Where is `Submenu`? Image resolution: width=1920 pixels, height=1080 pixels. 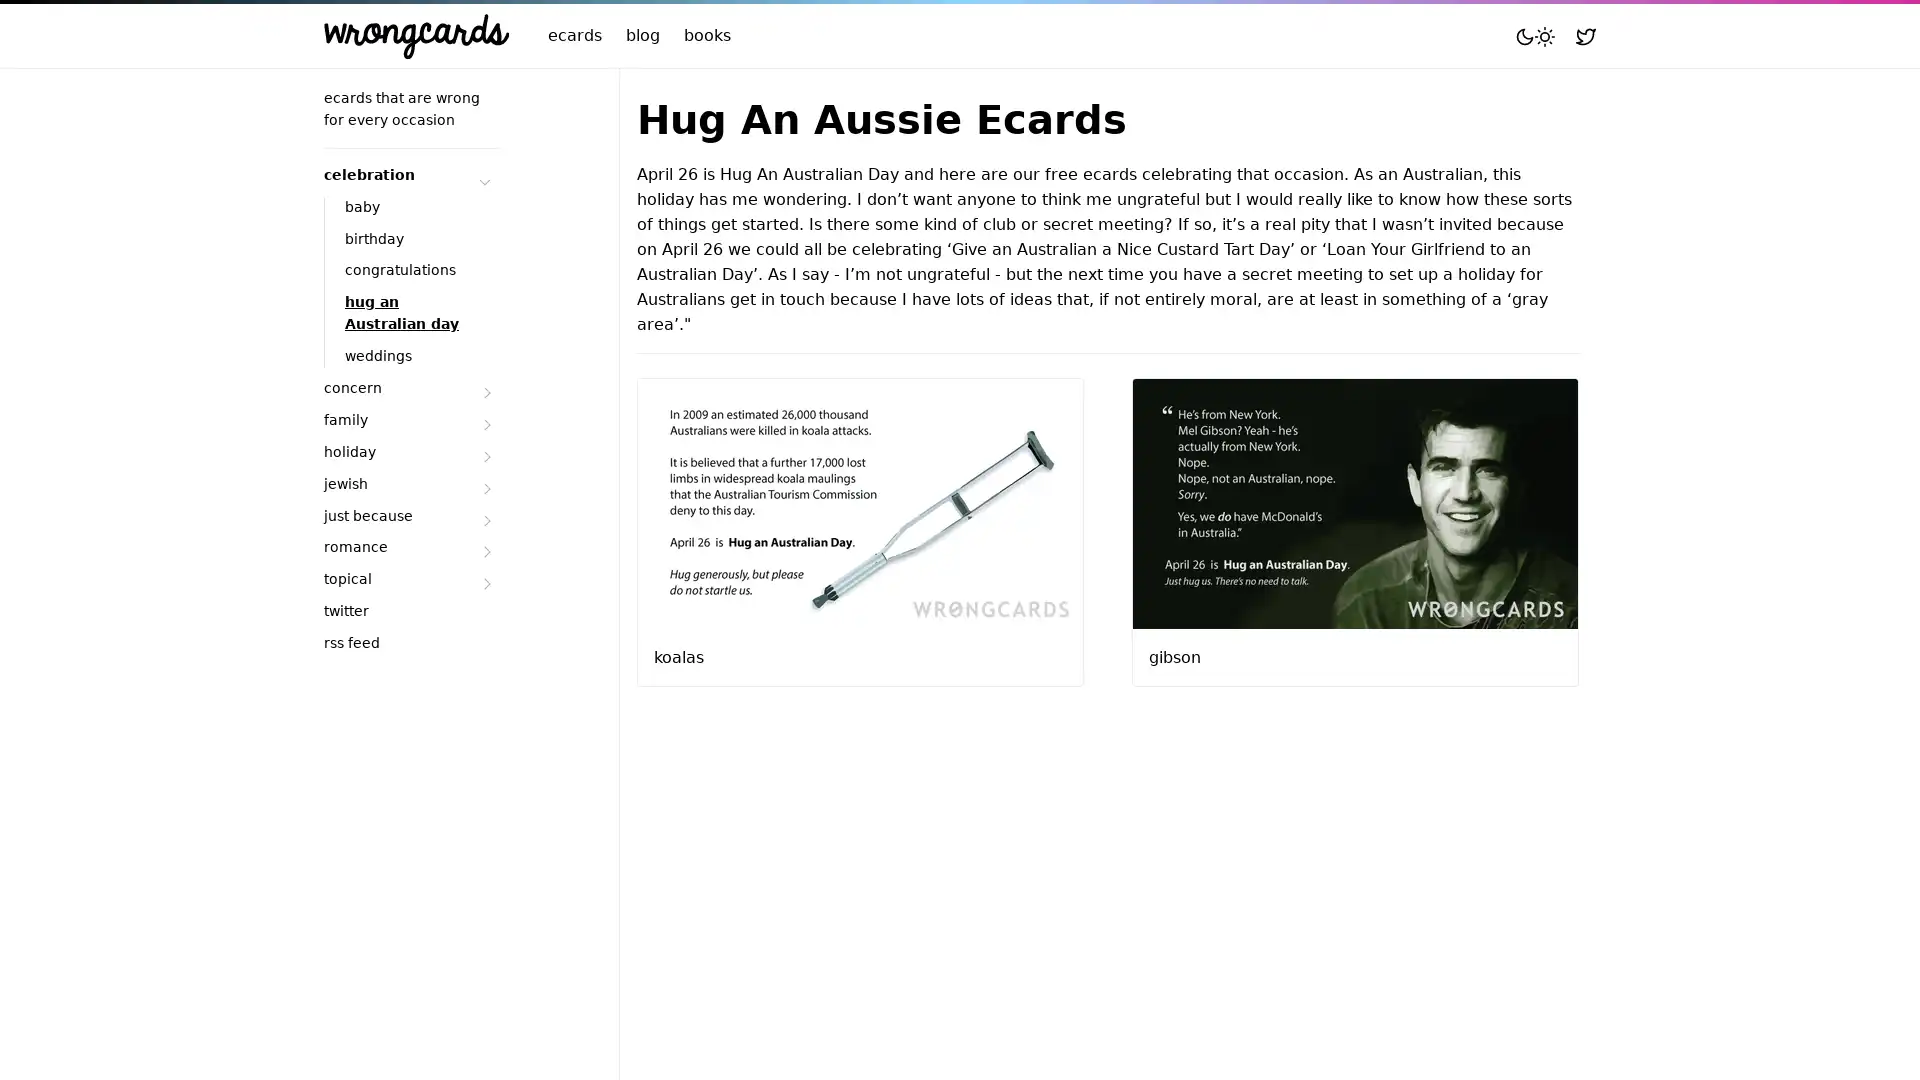 Submenu is located at coordinates (484, 177).